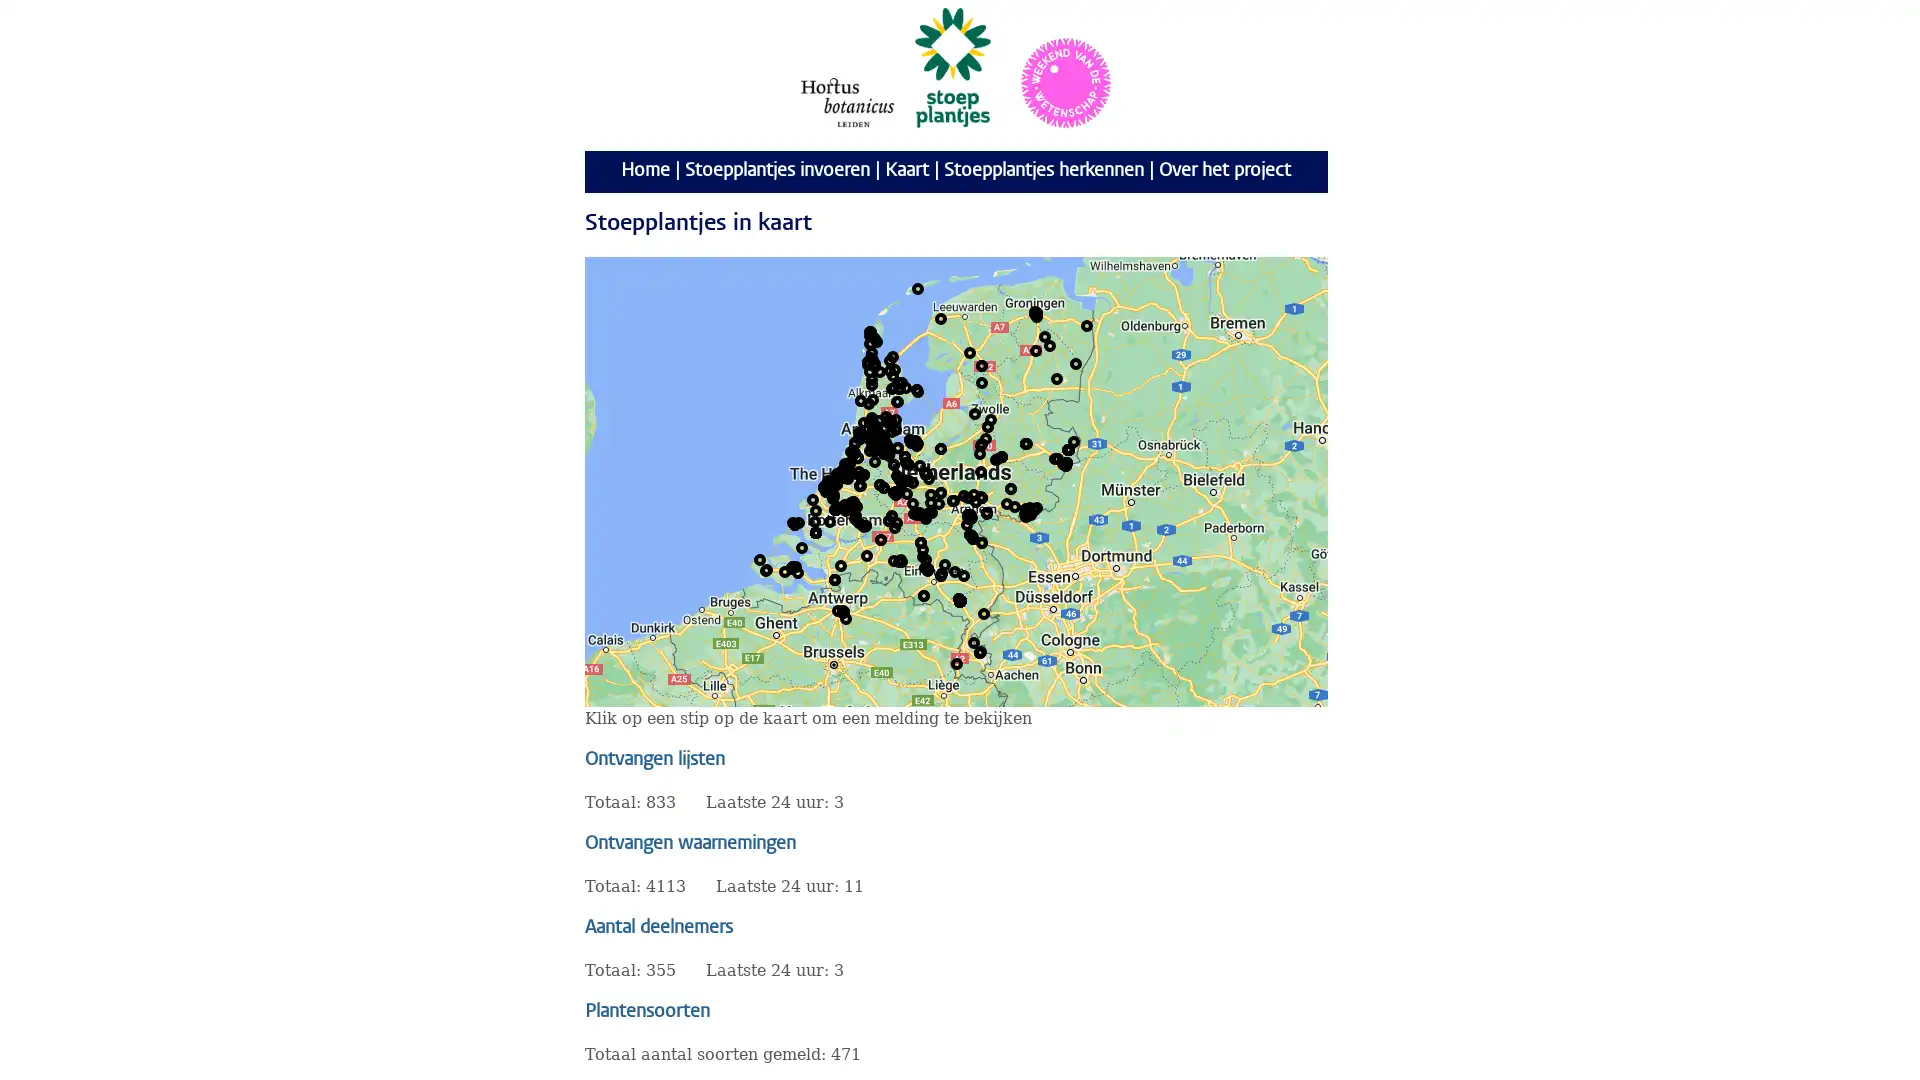 This screenshot has height=1080, width=1920. What do you see at coordinates (882, 439) in the screenshot?
I see `Telling van Tom op 14 april 2022` at bounding box center [882, 439].